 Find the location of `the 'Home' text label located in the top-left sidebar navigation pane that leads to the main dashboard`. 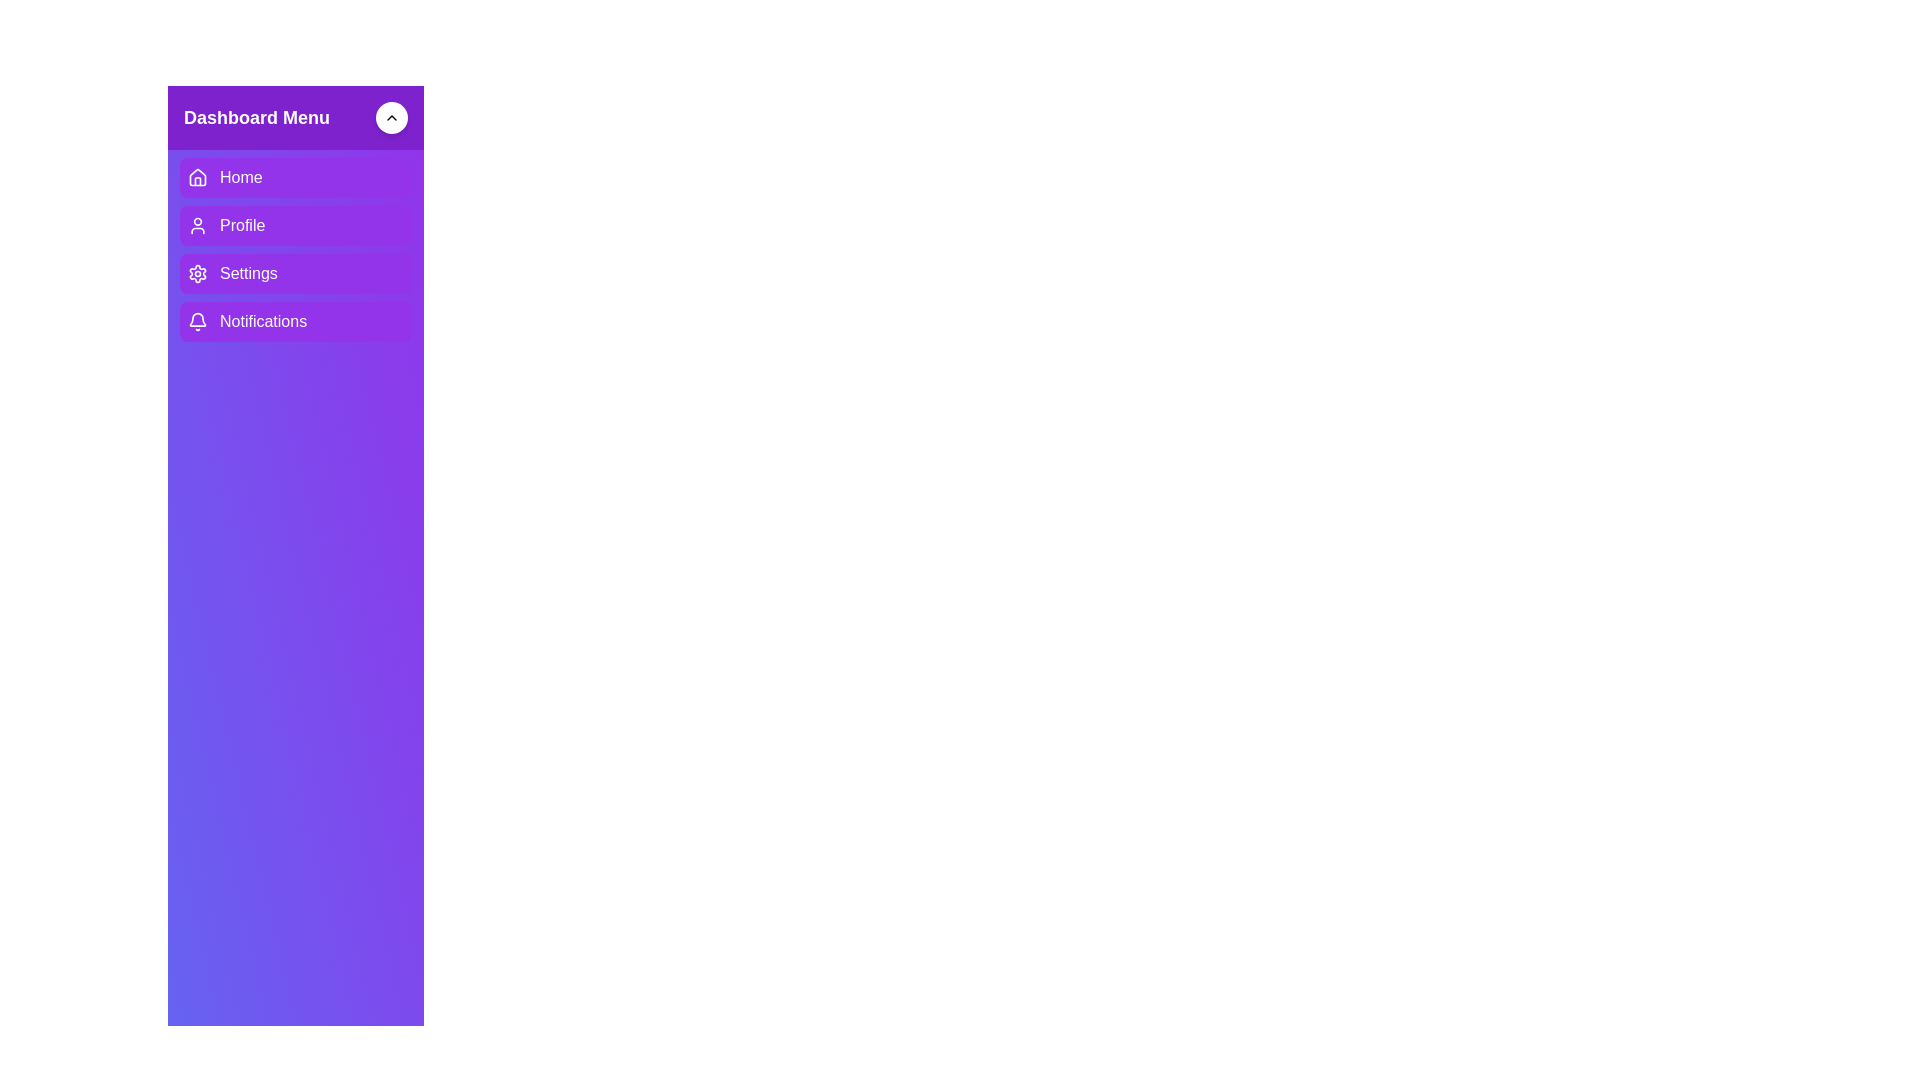

the 'Home' text label located in the top-left sidebar navigation pane that leads to the main dashboard is located at coordinates (240, 176).